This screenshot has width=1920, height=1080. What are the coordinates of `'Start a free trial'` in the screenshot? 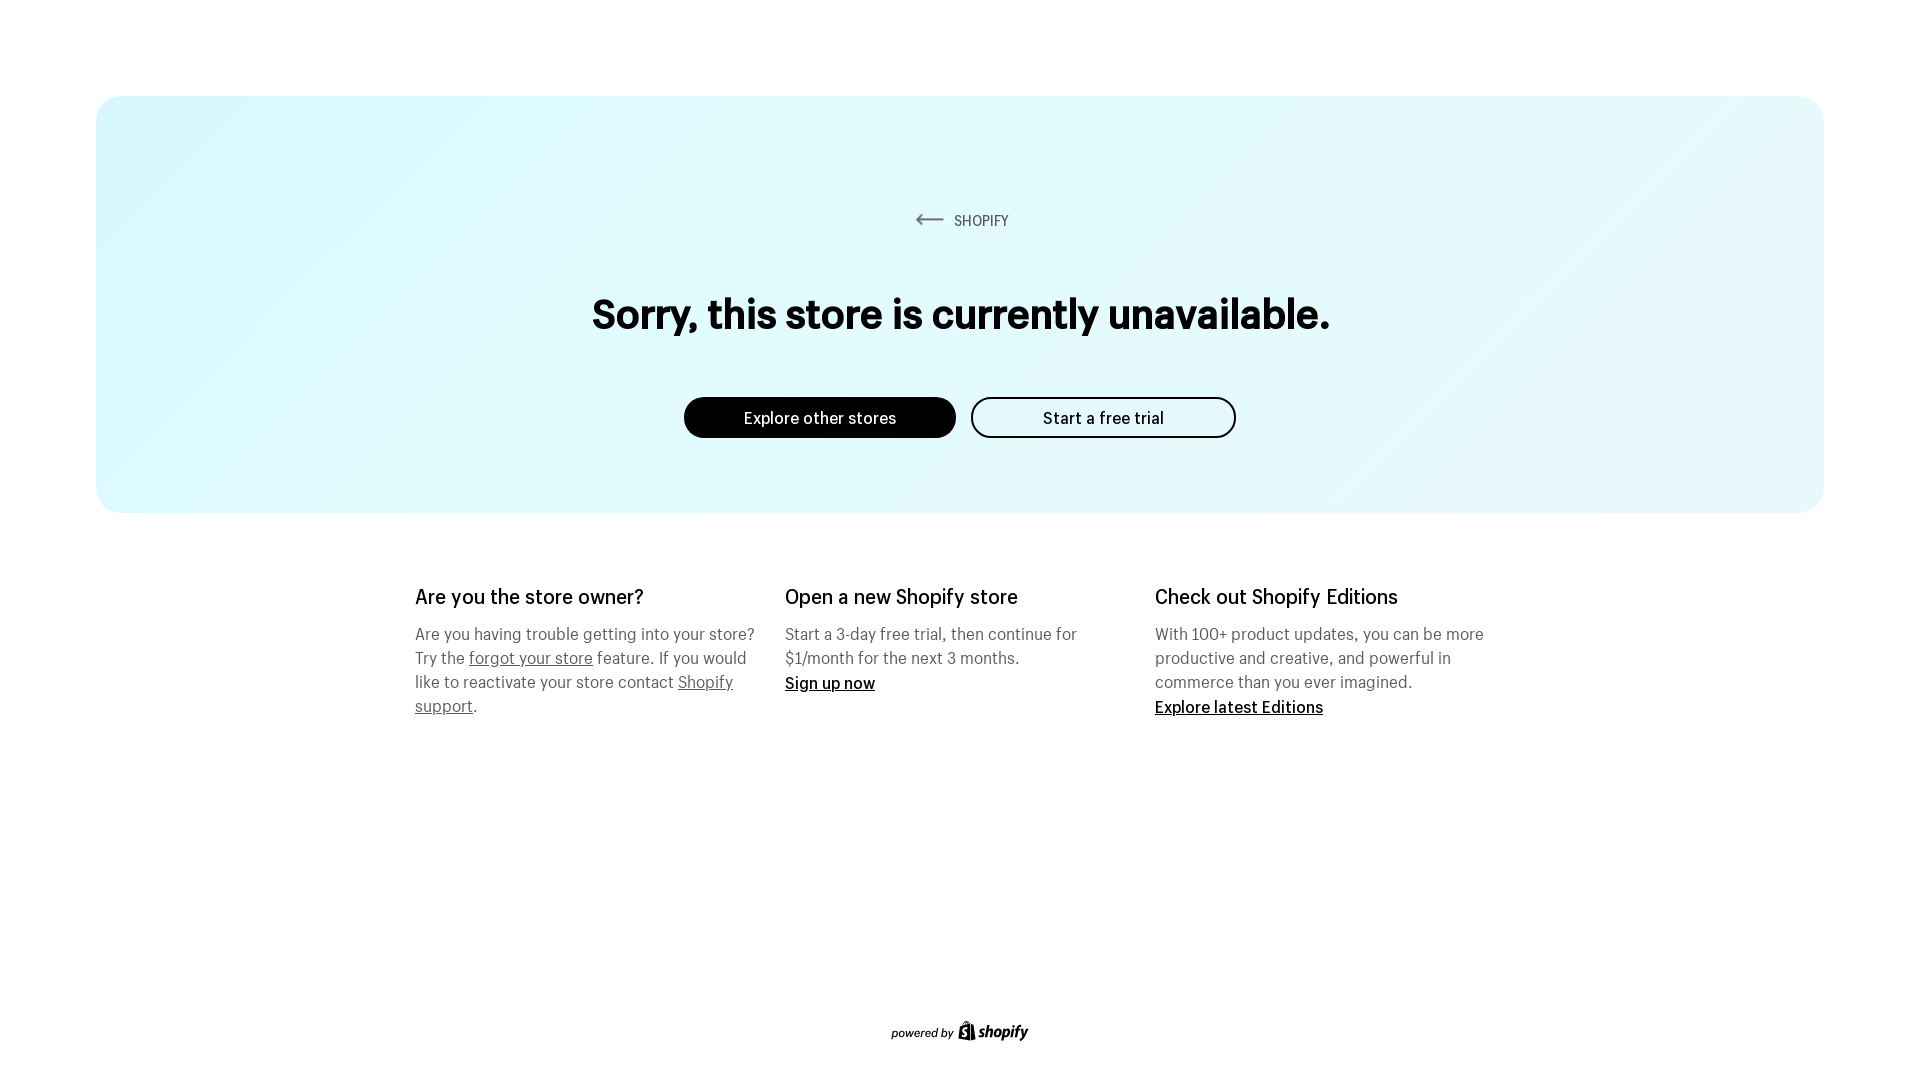 It's located at (1102, 416).